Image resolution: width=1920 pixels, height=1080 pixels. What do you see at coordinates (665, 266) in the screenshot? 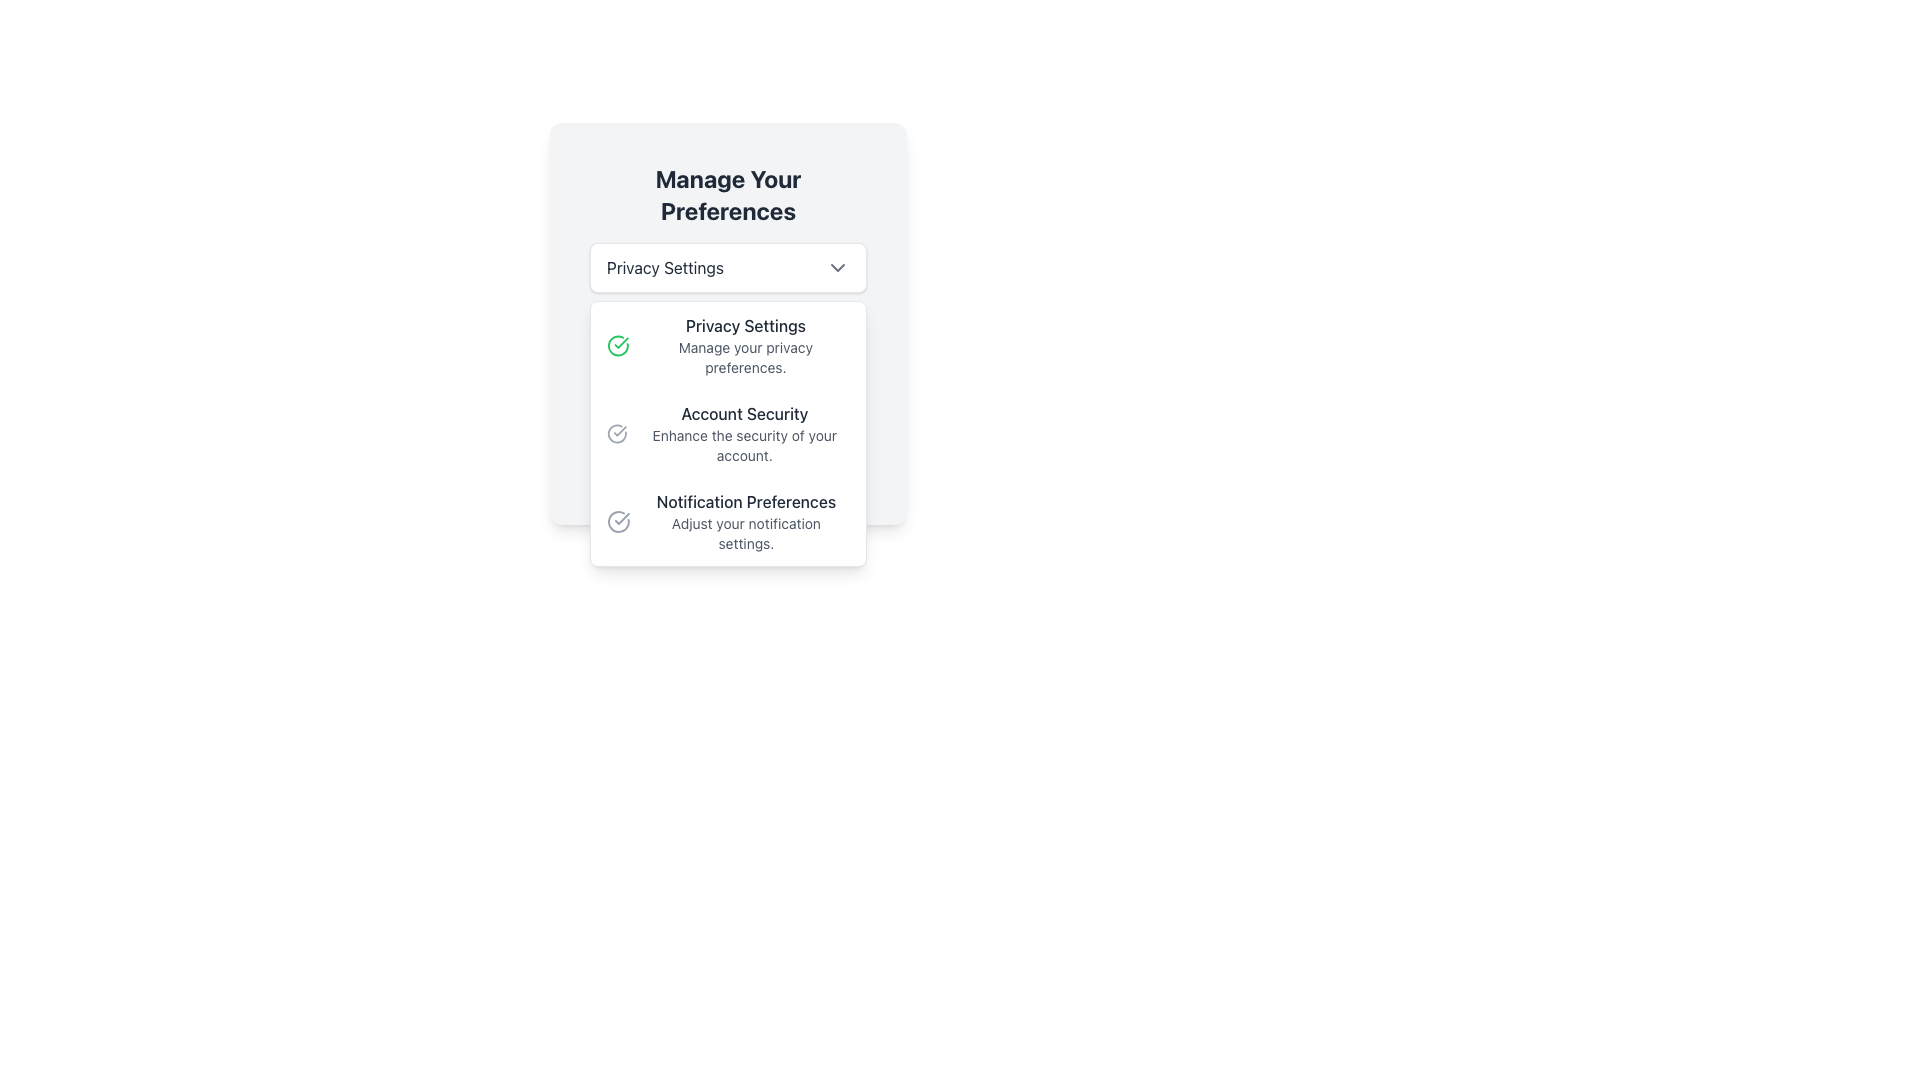
I see `the 'Privacy Settings' text label, which is styled in bold and dark font within a white box on a light grey background, located at the center of the dropdown interface` at bounding box center [665, 266].